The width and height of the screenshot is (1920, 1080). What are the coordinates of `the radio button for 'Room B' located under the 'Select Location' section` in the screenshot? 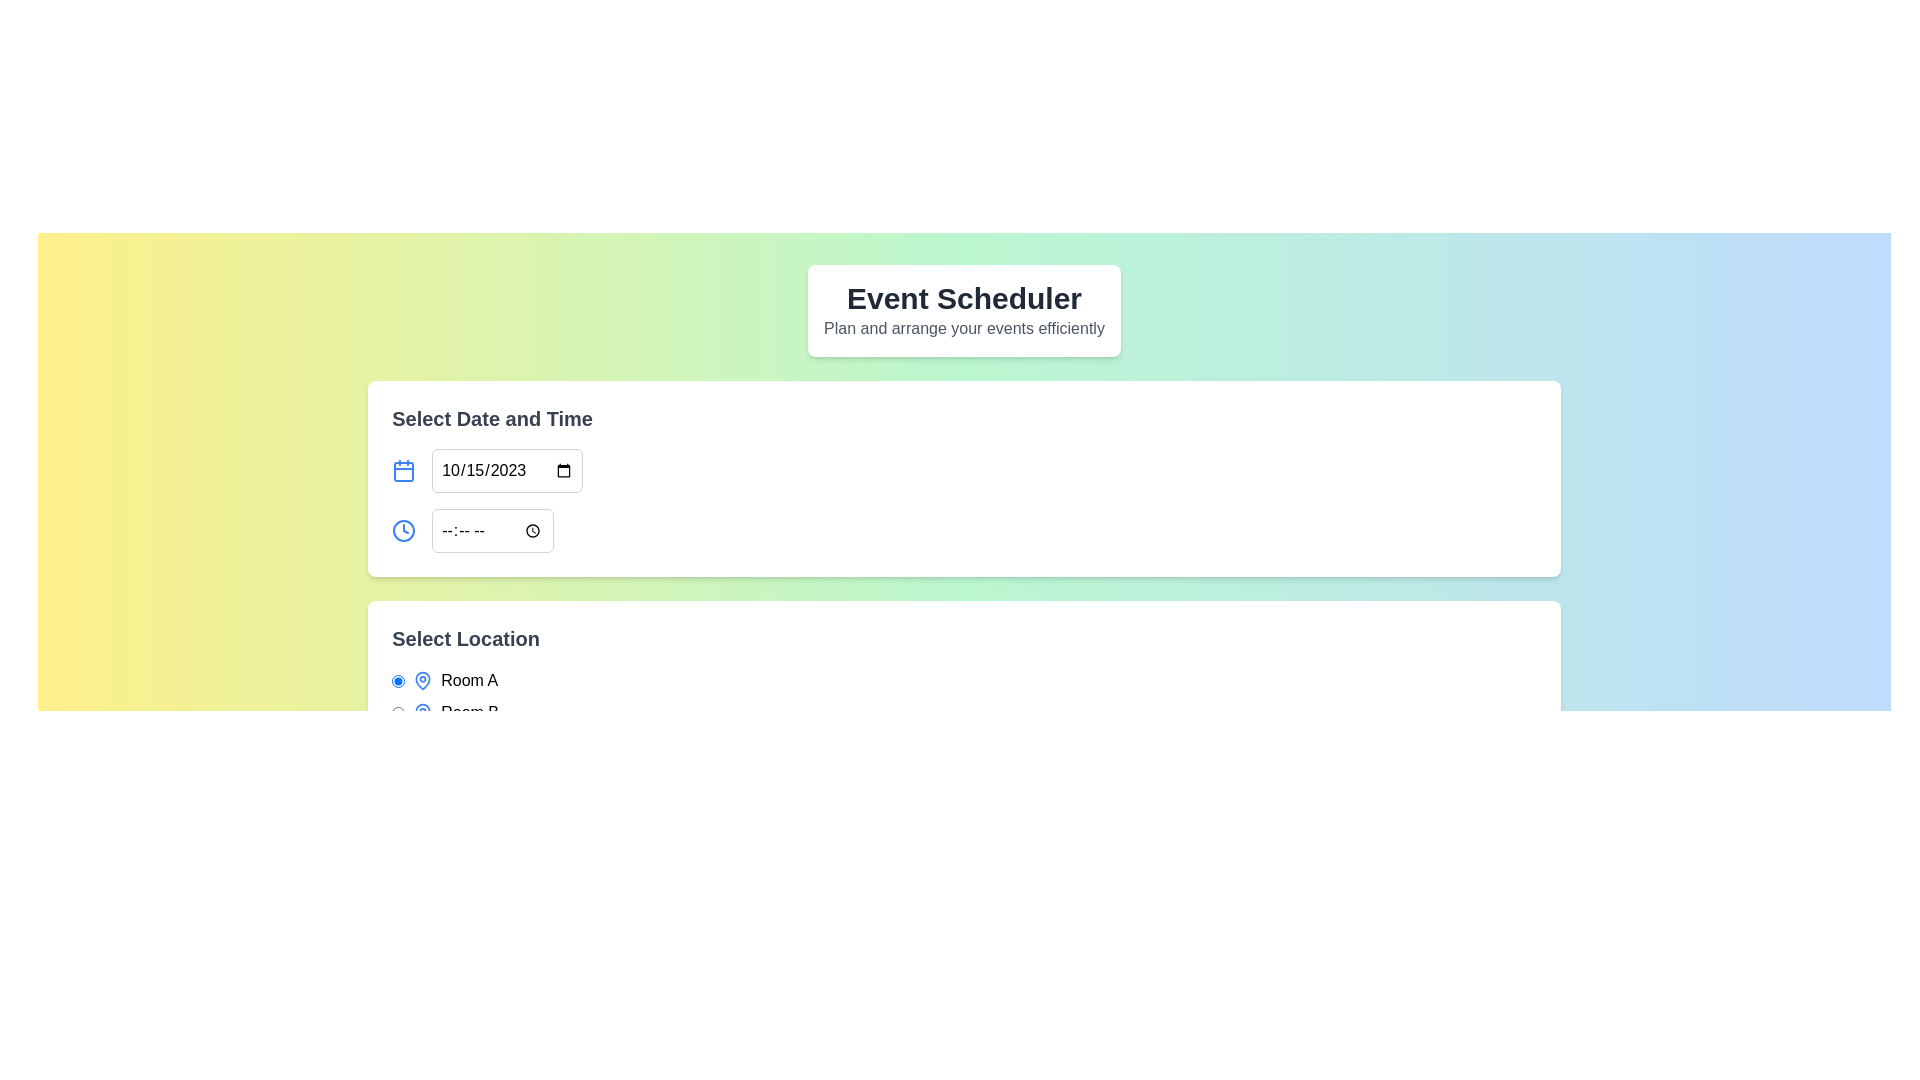 It's located at (398, 712).